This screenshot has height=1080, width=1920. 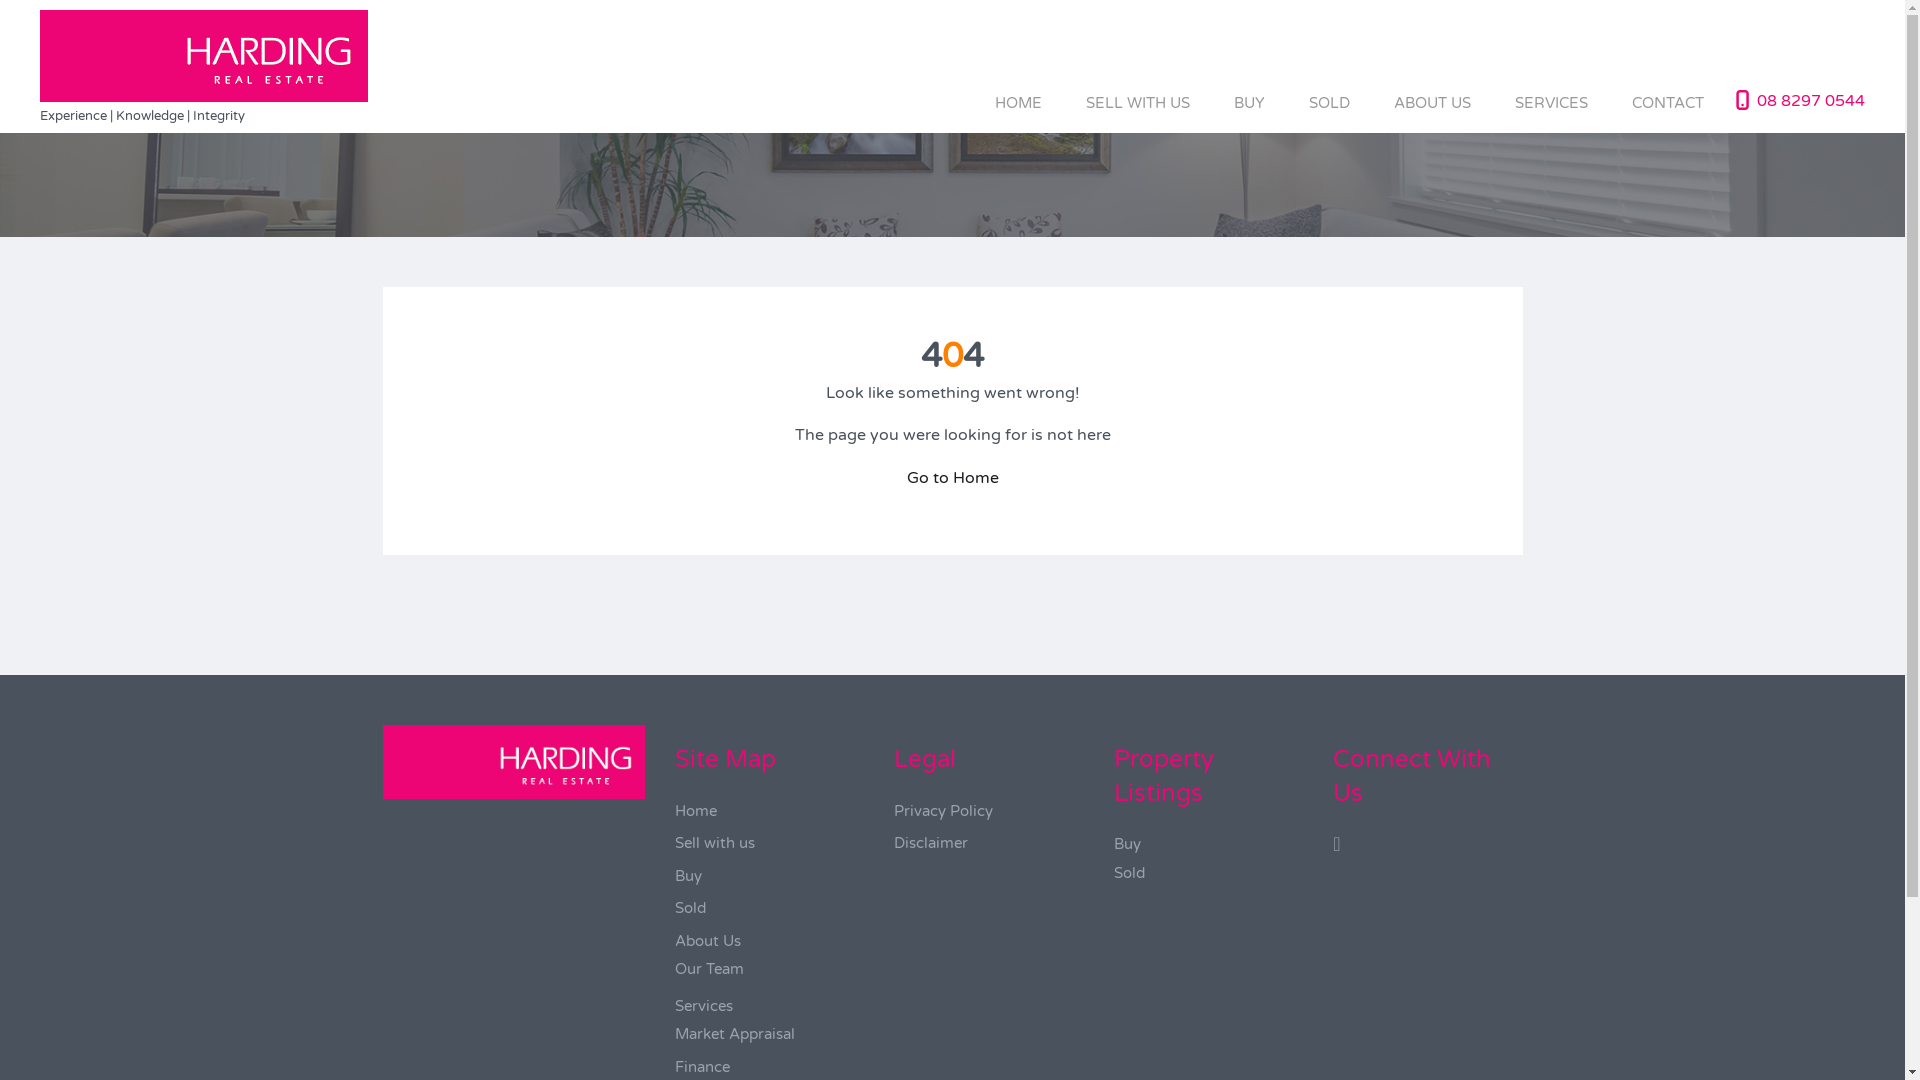 I want to click on 'Home', so click(x=696, y=810).